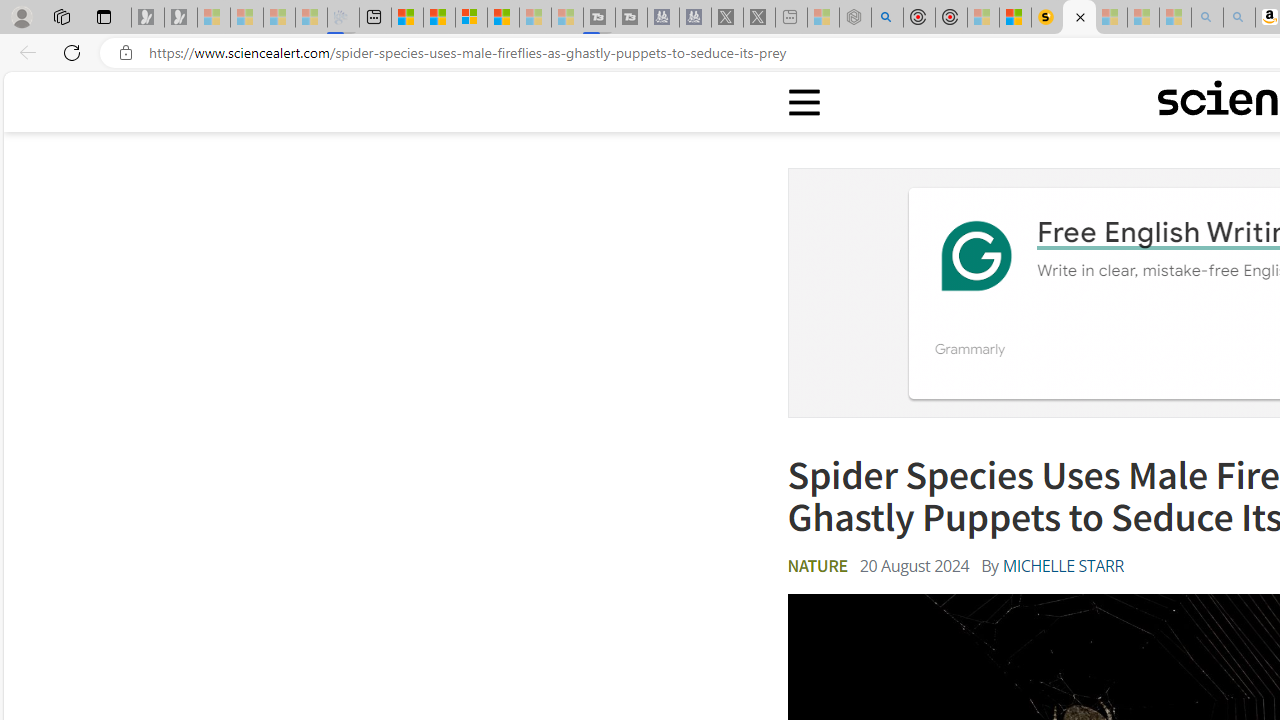  Describe the element at coordinates (823, 17) in the screenshot. I see `'Wildlife - MSN - Sleeping'` at that location.